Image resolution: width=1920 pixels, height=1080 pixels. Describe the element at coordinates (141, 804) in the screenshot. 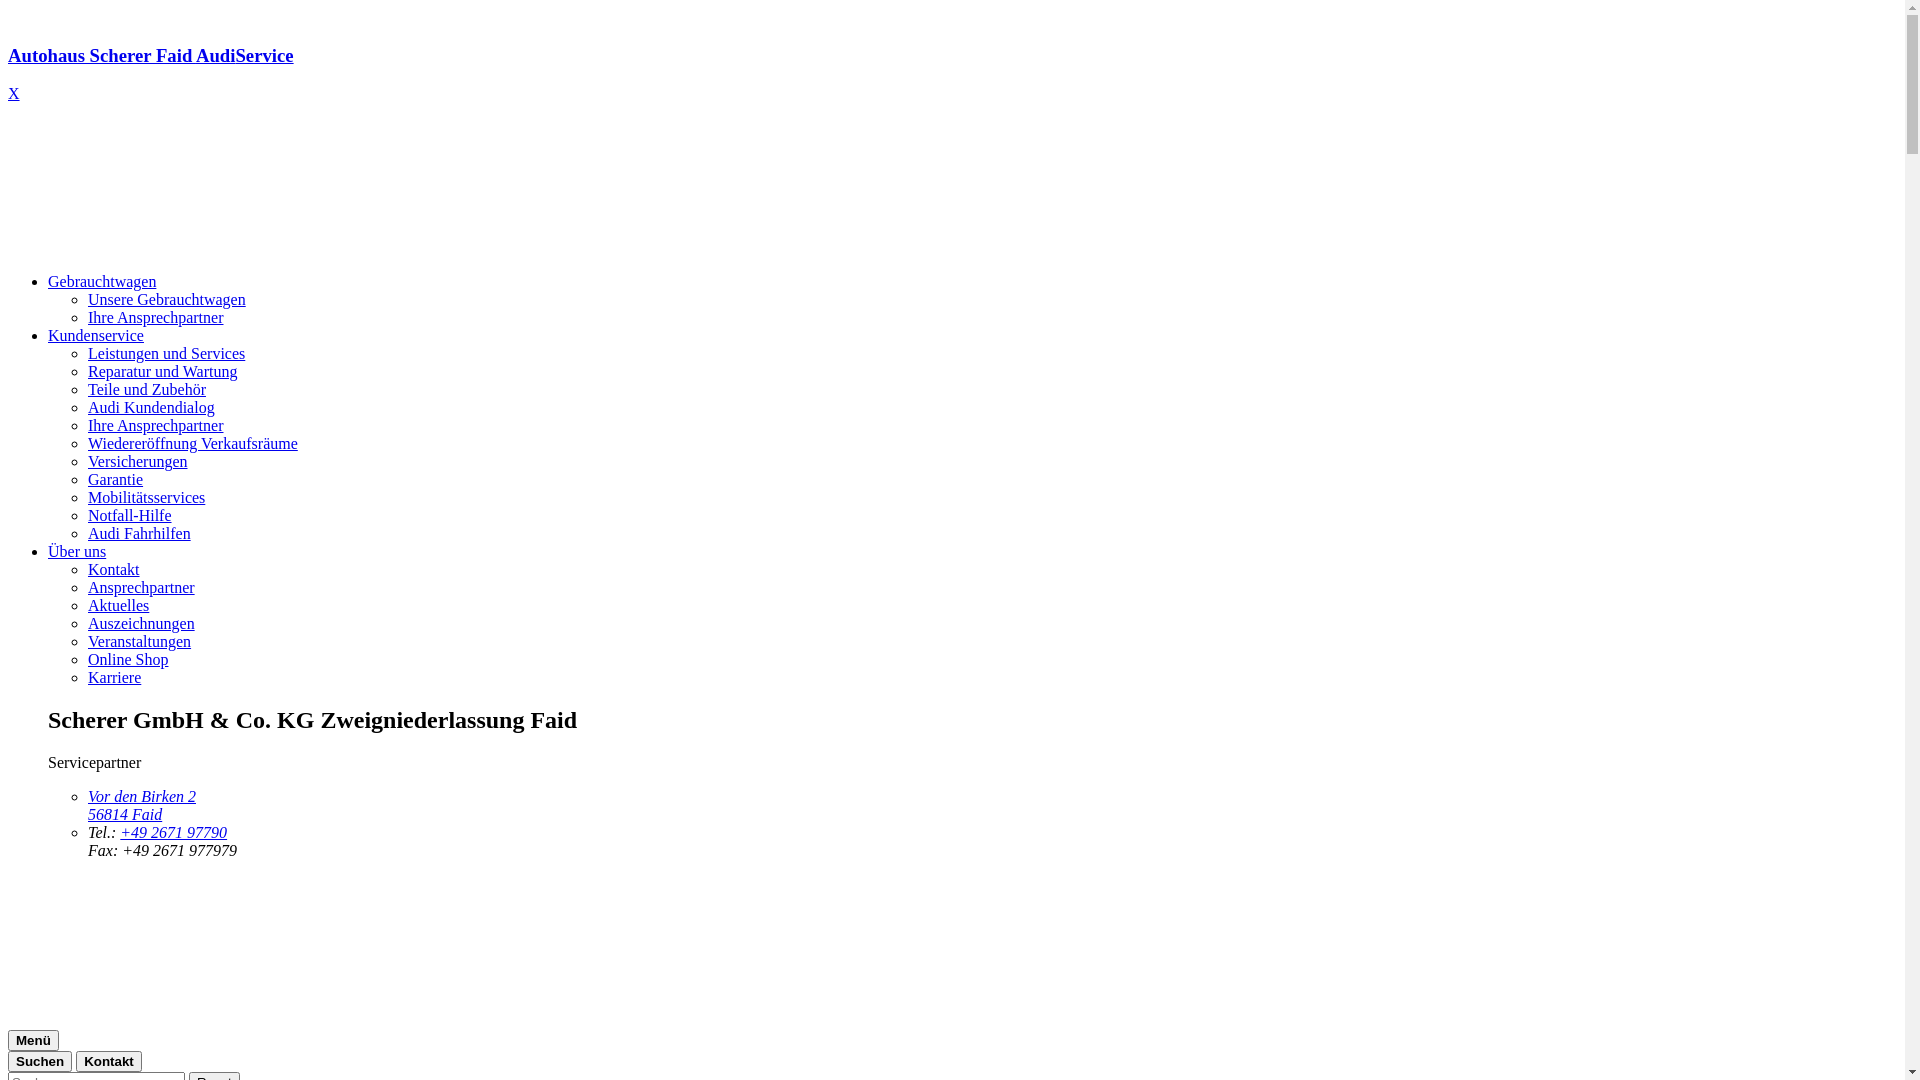

I see `'Vor den Birken 2` at that location.